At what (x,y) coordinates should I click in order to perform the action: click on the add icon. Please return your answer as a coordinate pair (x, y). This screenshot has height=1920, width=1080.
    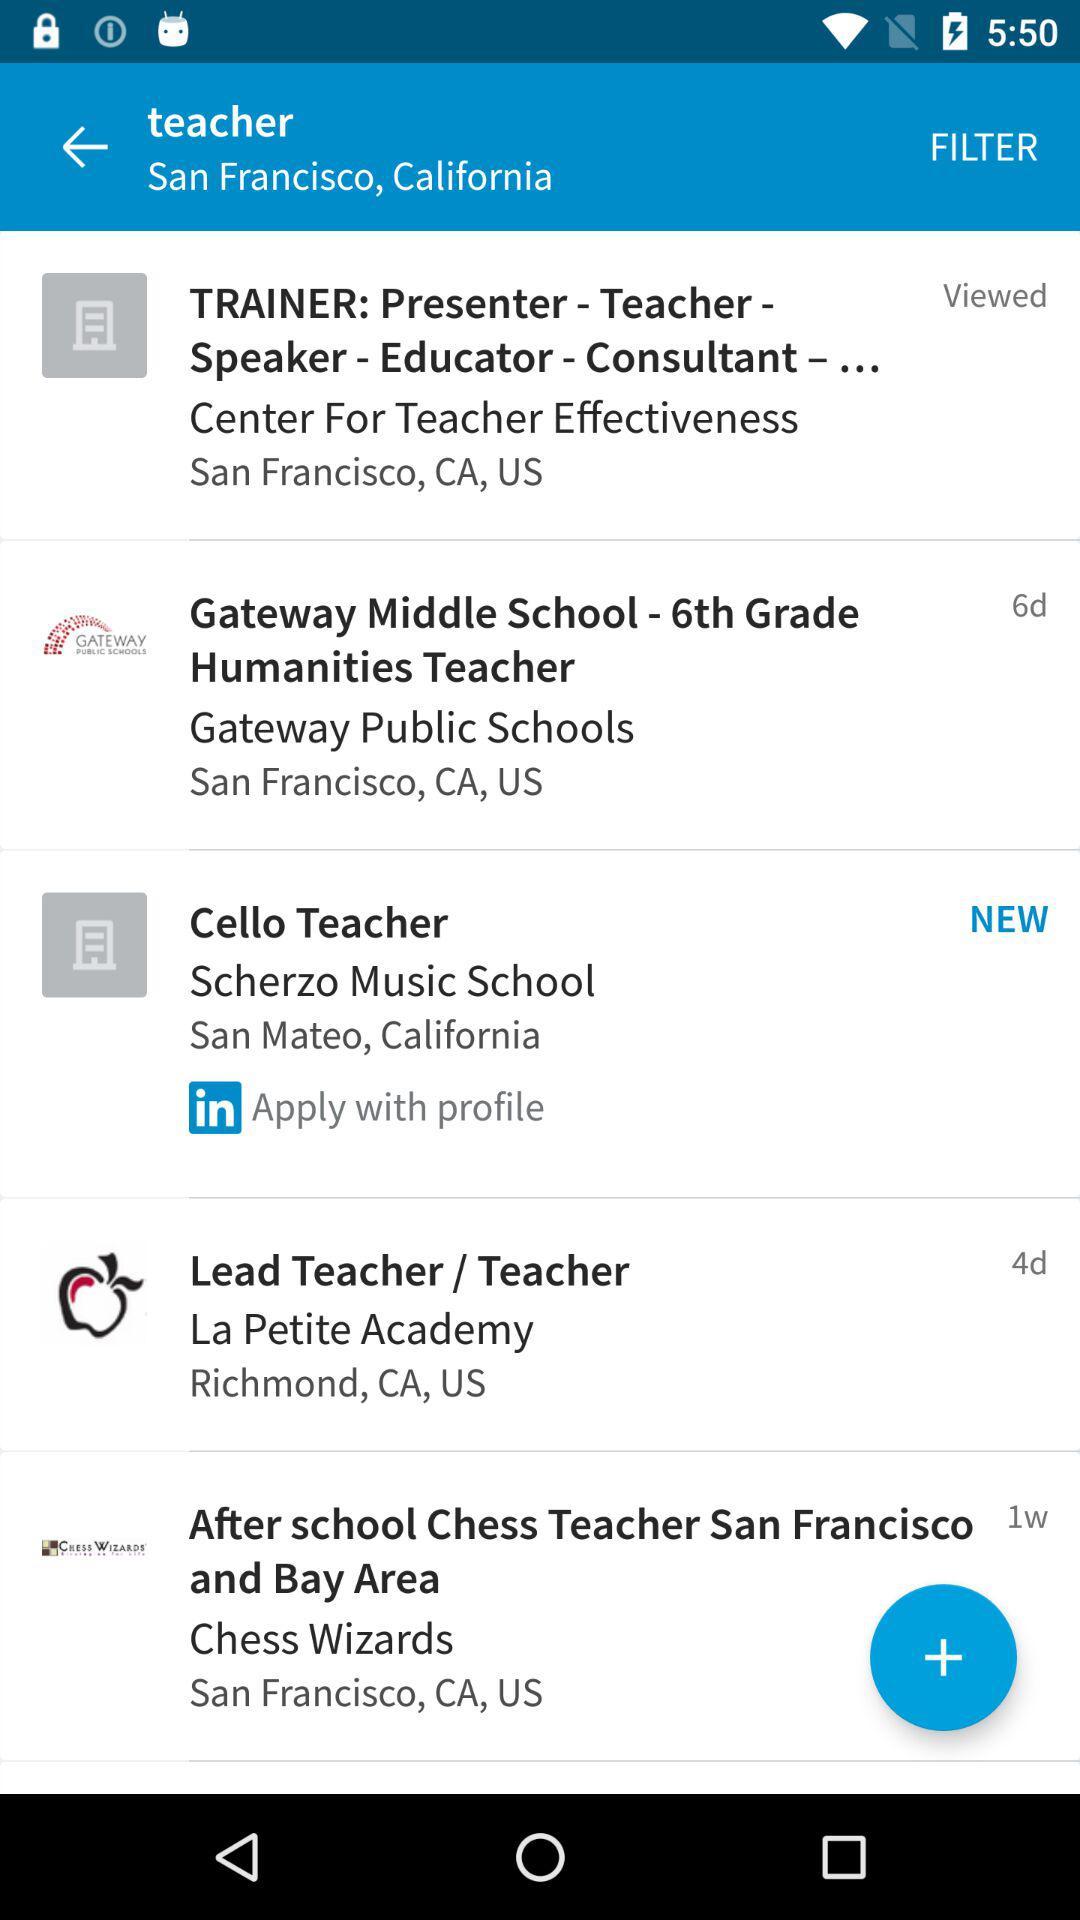
    Looking at the image, I should click on (943, 1657).